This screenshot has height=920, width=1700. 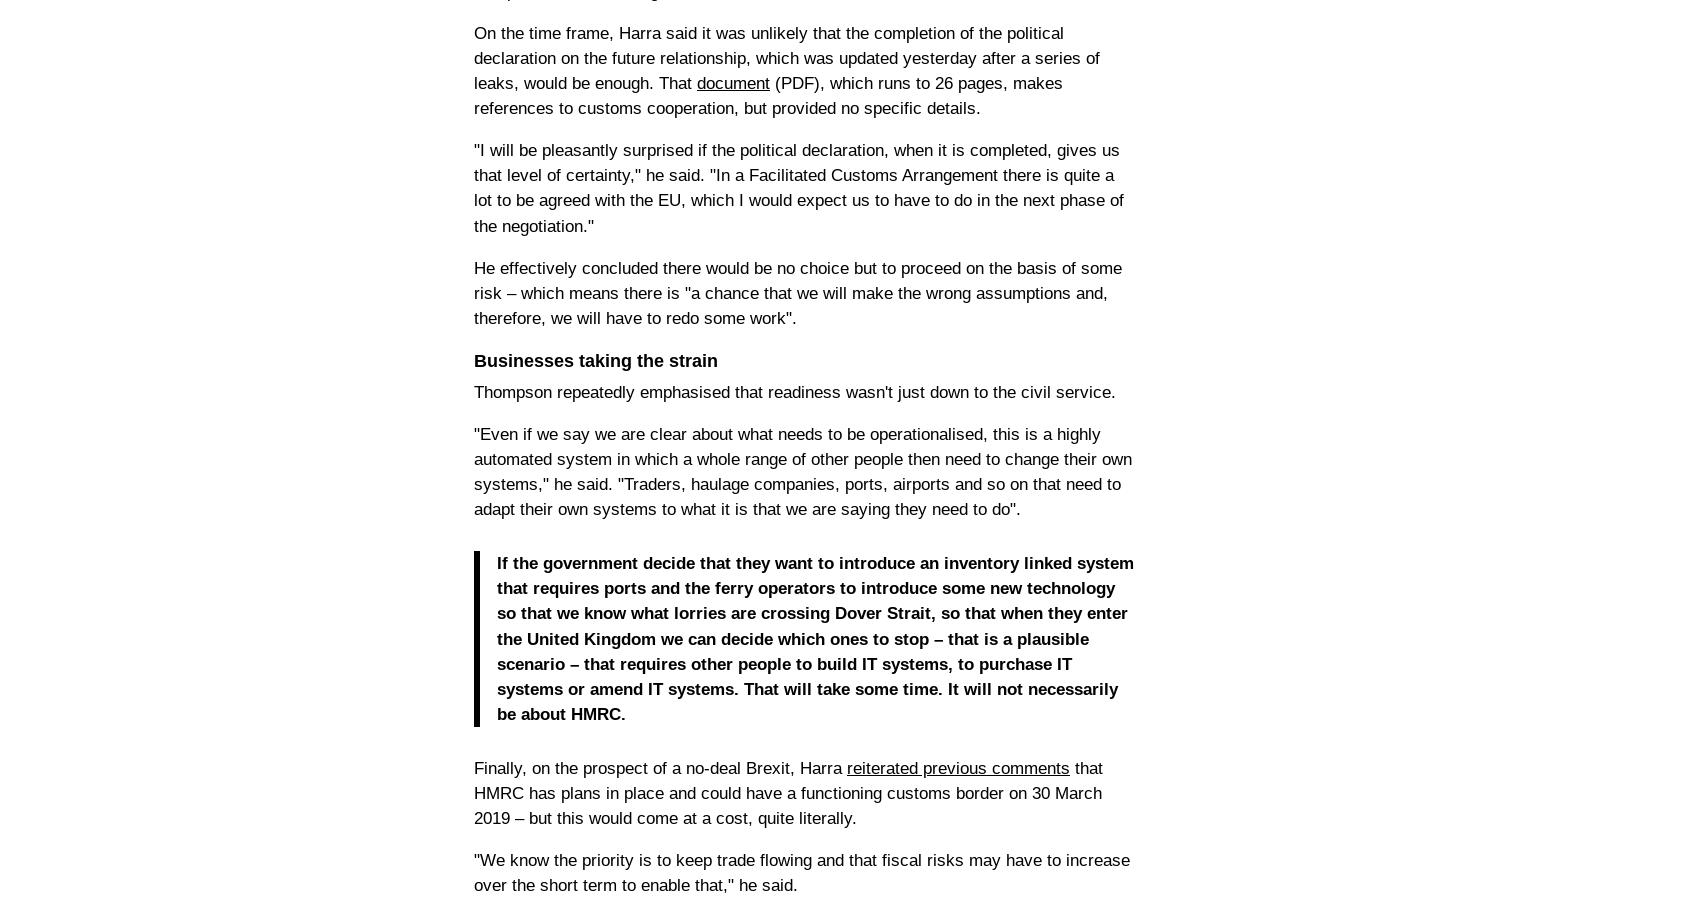 What do you see at coordinates (785, 57) in the screenshot?
I see `'On the time frame, Harra said it was unlikely that the completion of the political declaration on the future relationship, which was updated yesterday after a series of leaks, would be enough. That'` at bounding box center [785, 57].